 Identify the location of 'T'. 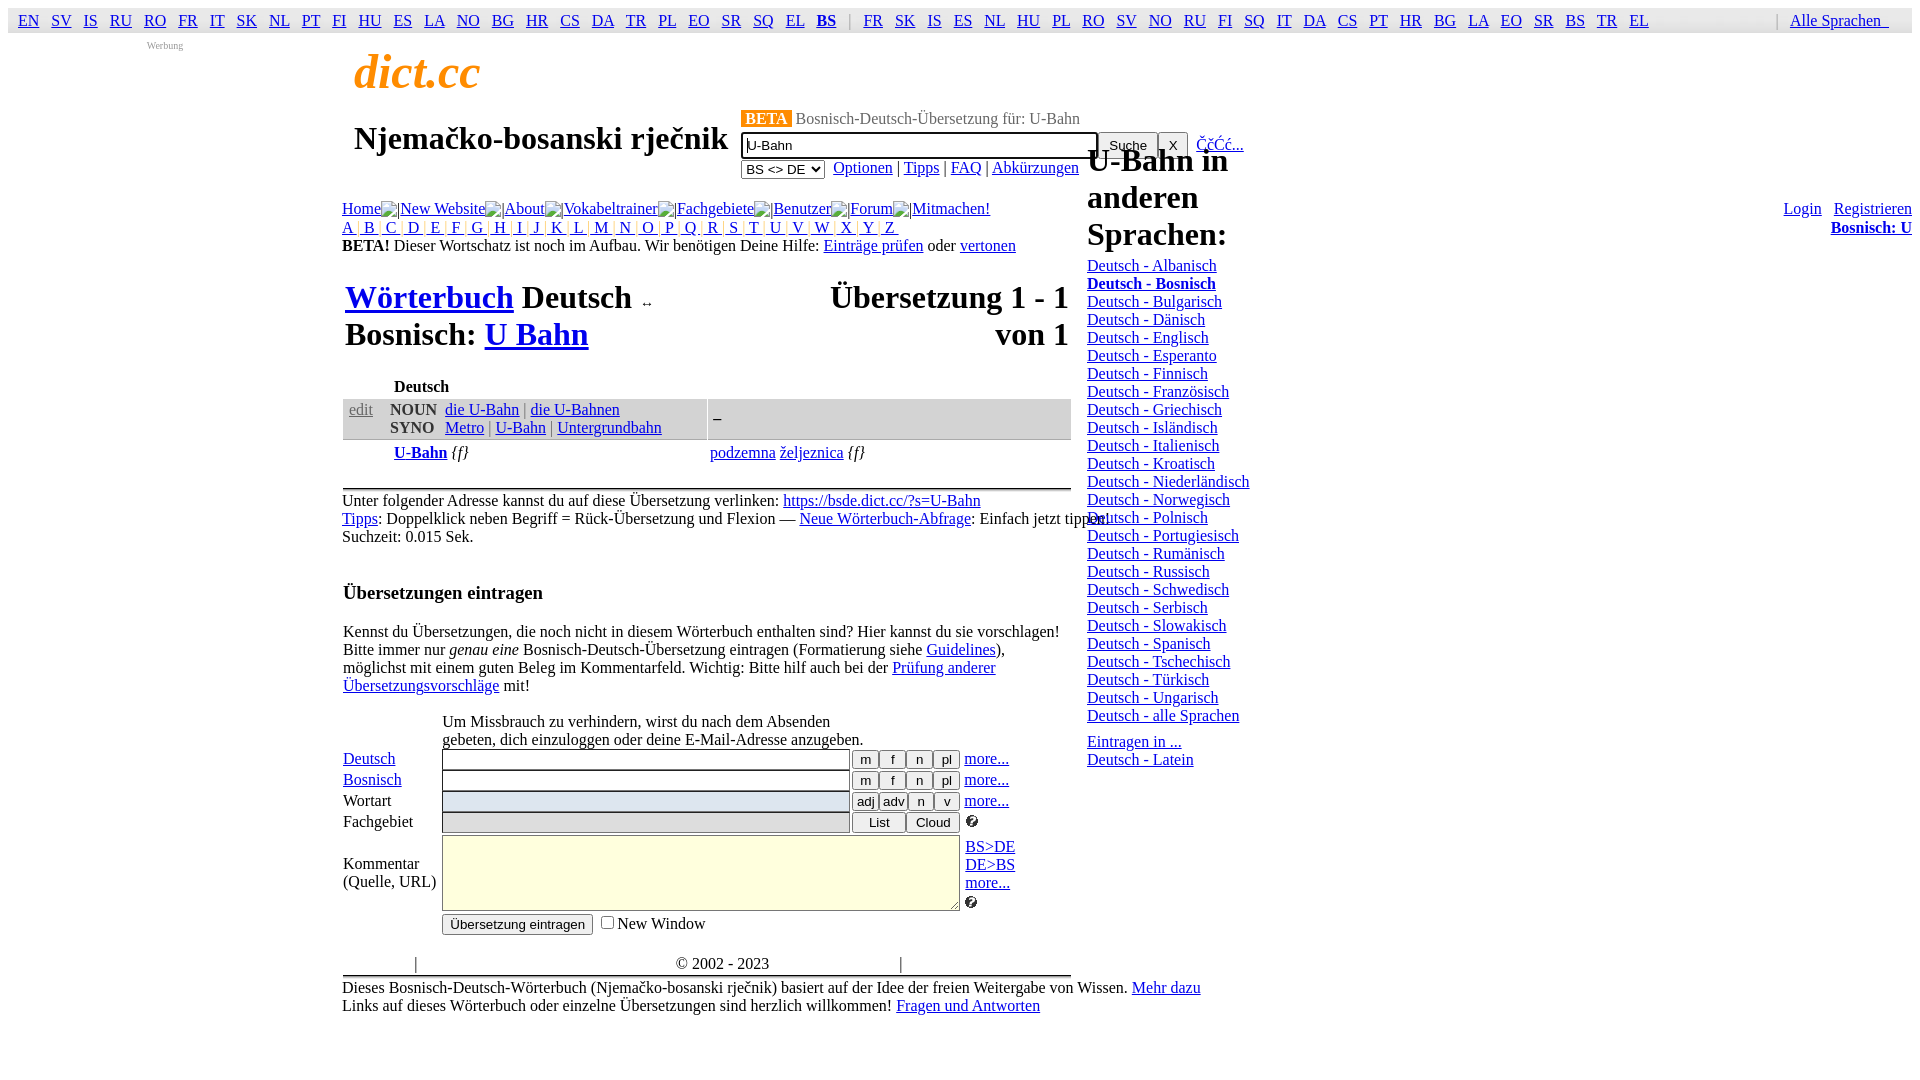
(752, 226).